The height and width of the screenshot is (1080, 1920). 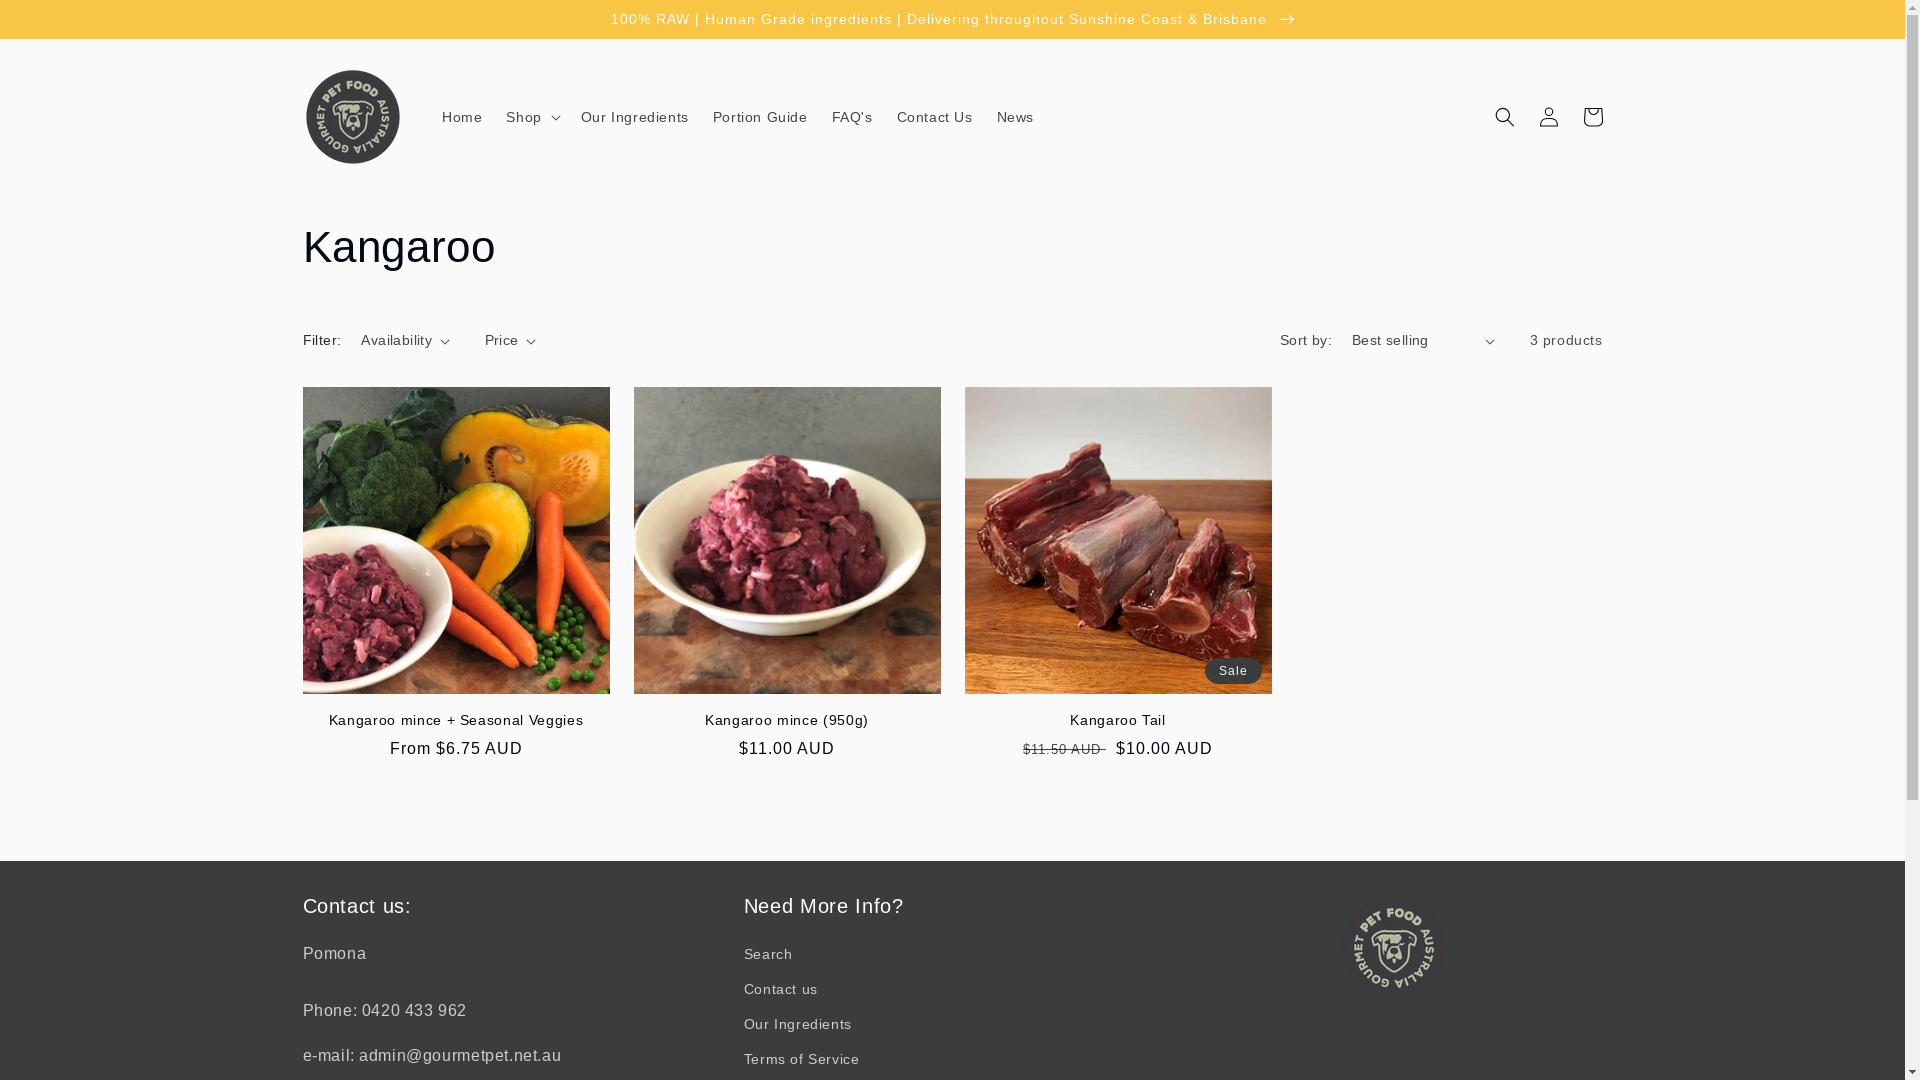 What do you see at coordinates (786, 720) in the screenshot?
I see `'Kangaroo mince (950g)'` at bounding box center [786, 720].